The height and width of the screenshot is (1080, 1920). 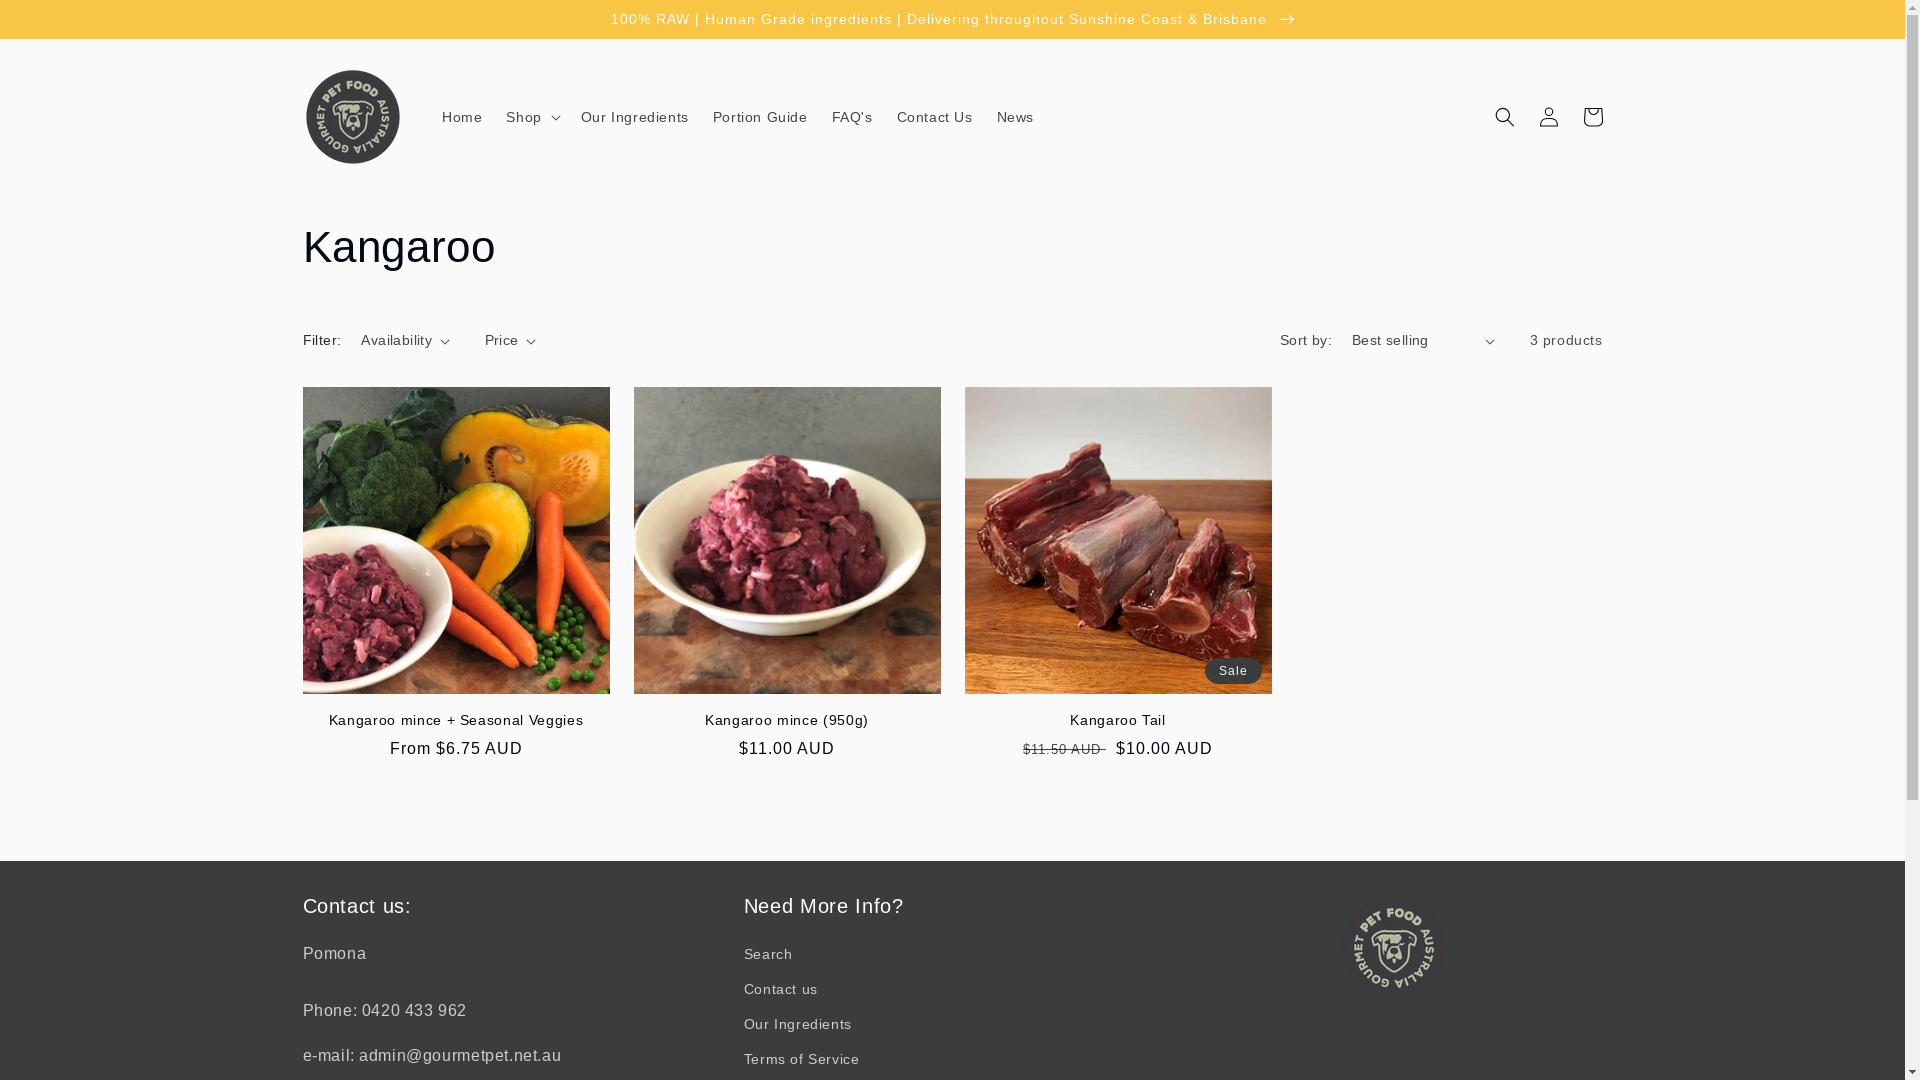 What do you see at coordinates (786, 720) in the screenshot?
I see `'Kangaroo mince (950g)'` at bounding box center [786, 720].